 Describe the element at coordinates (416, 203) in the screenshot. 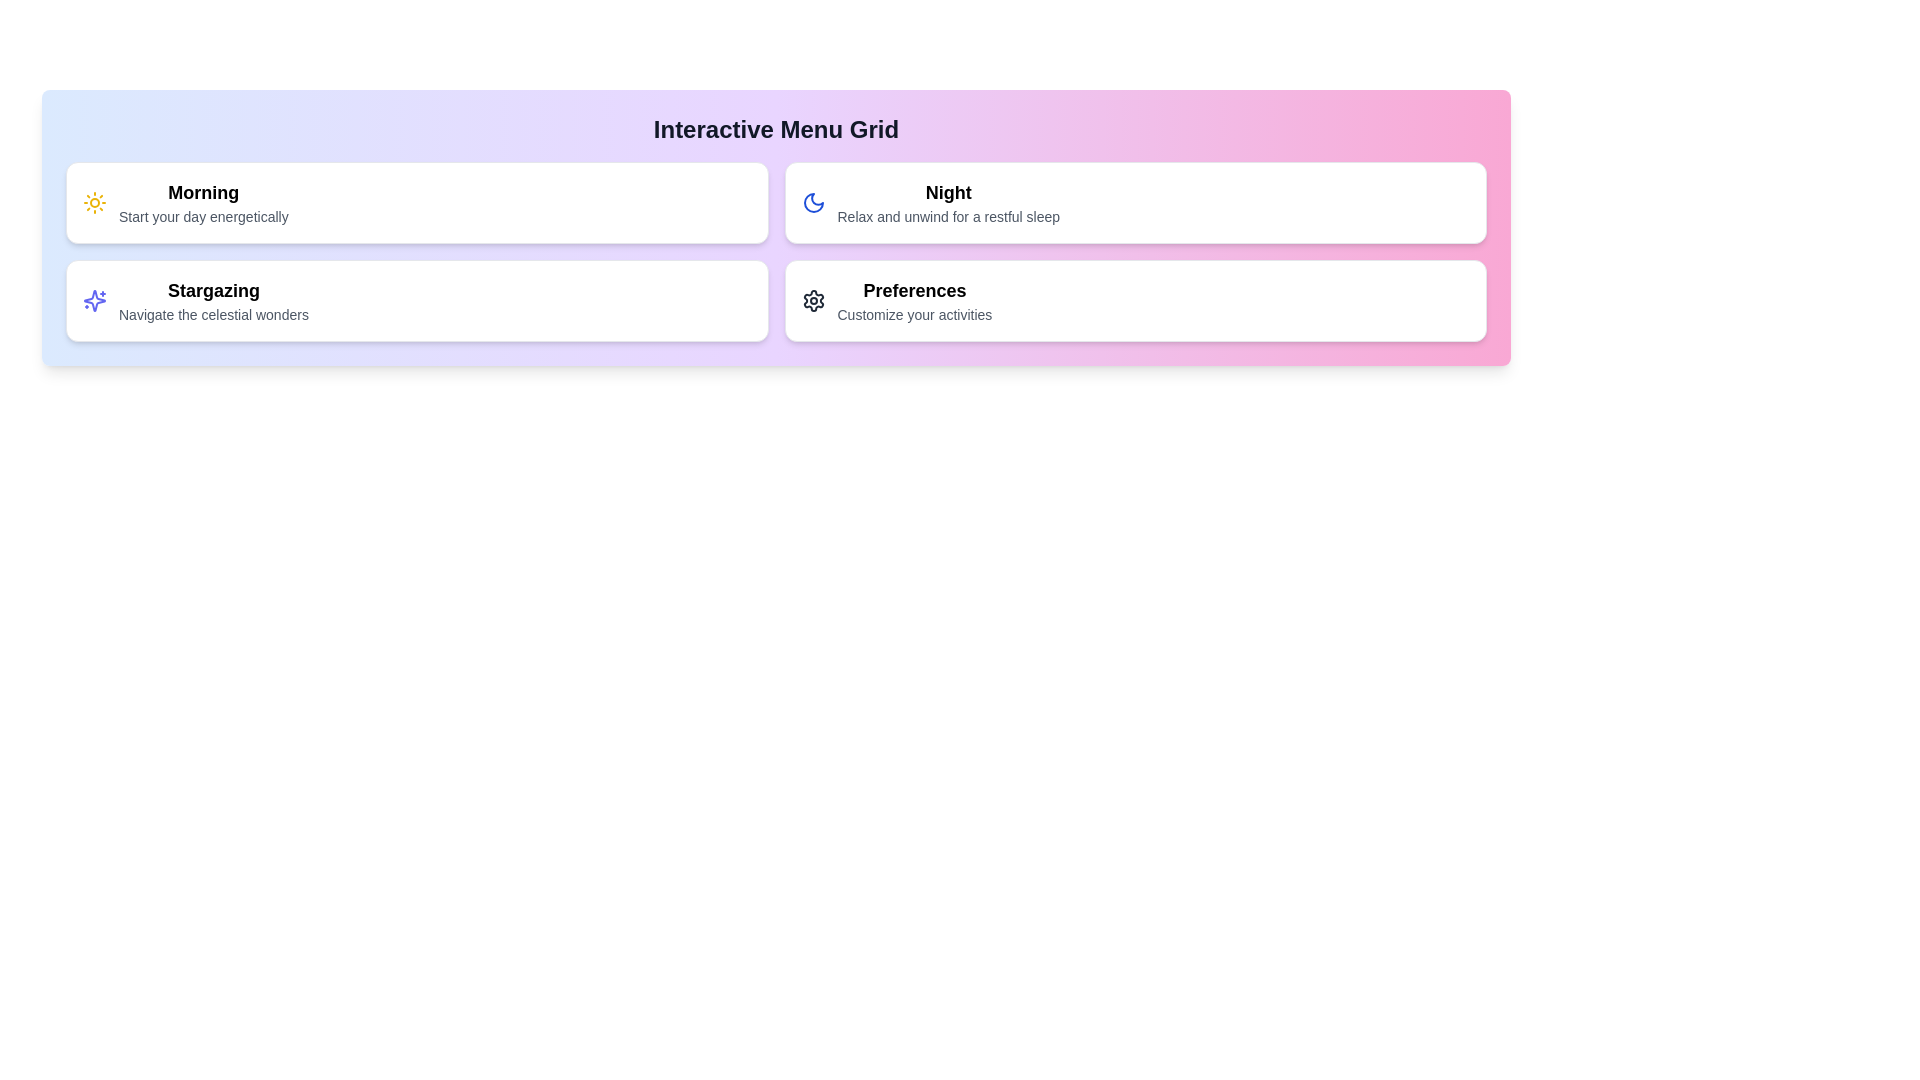

I see `the menu item corresponding to Morning` at that location.